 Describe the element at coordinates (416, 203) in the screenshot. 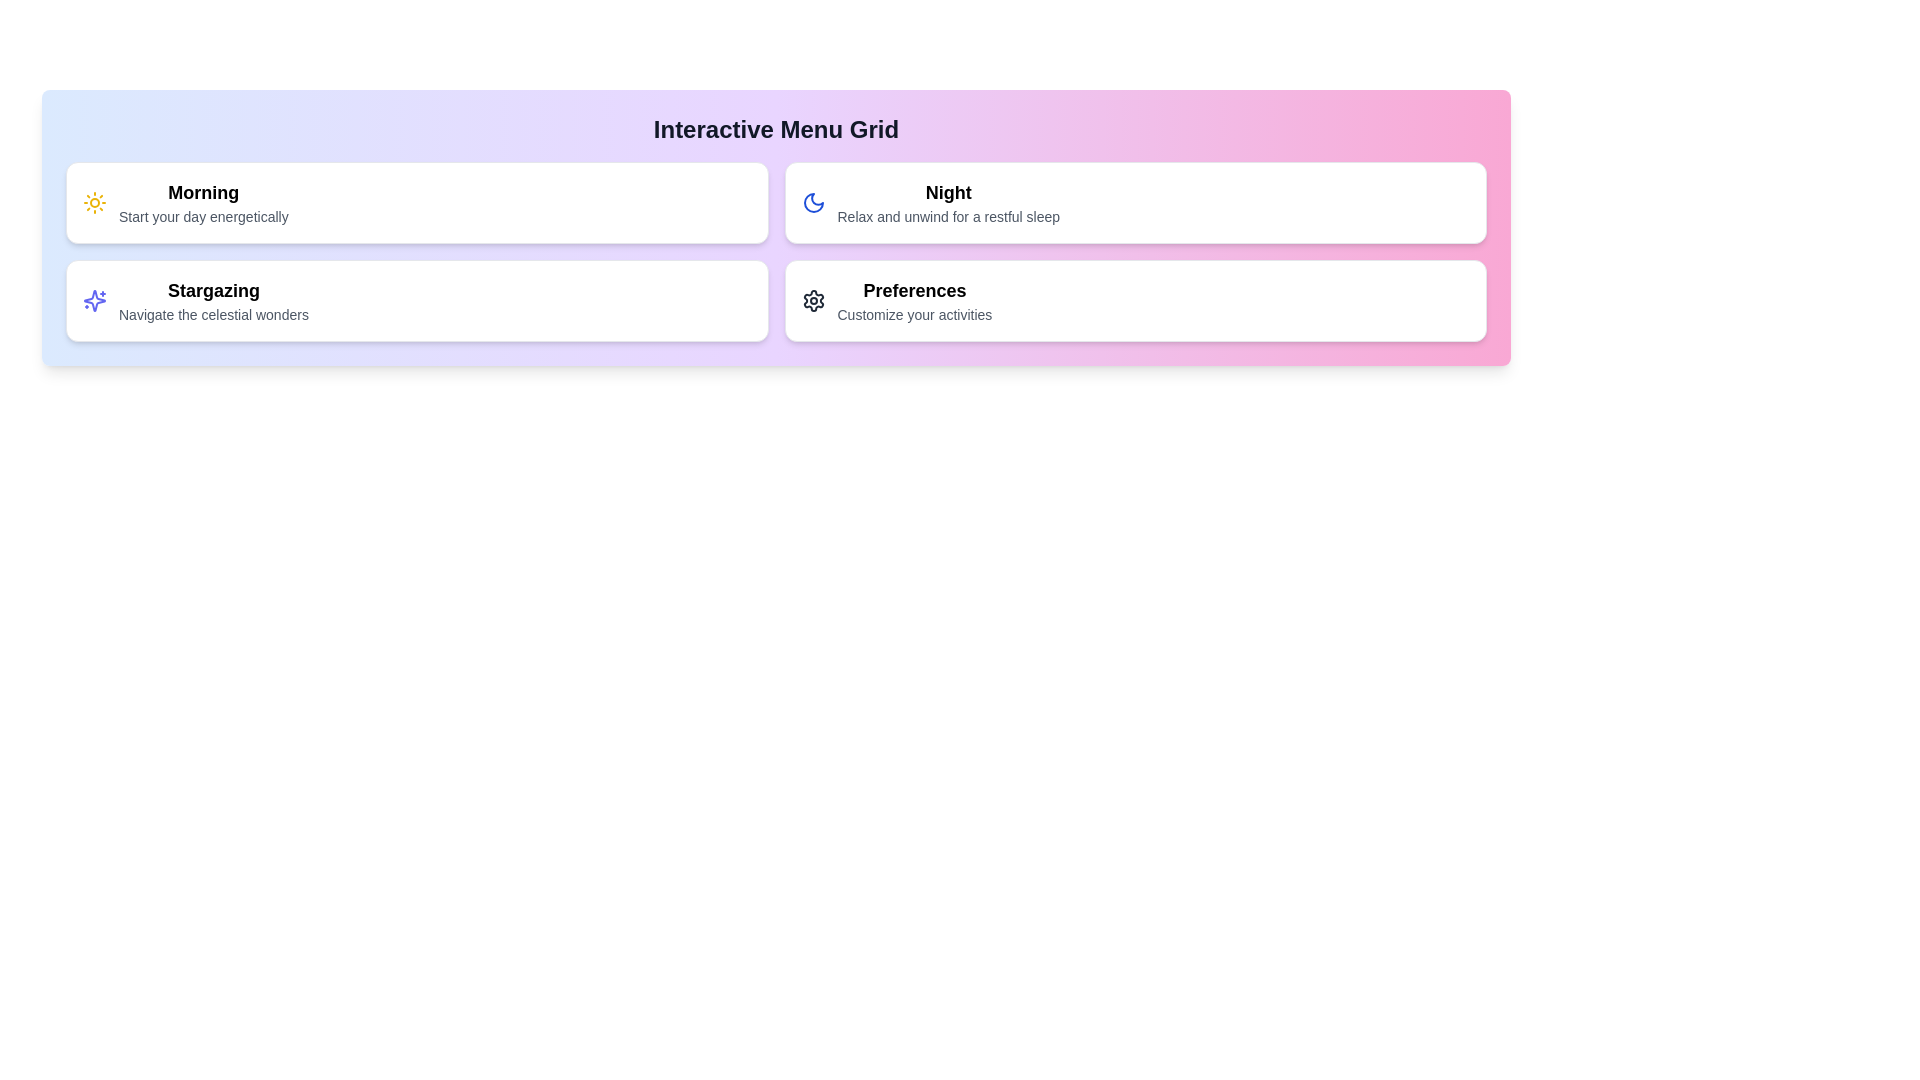

I see `the menu item corresponding to Morning` at that location.